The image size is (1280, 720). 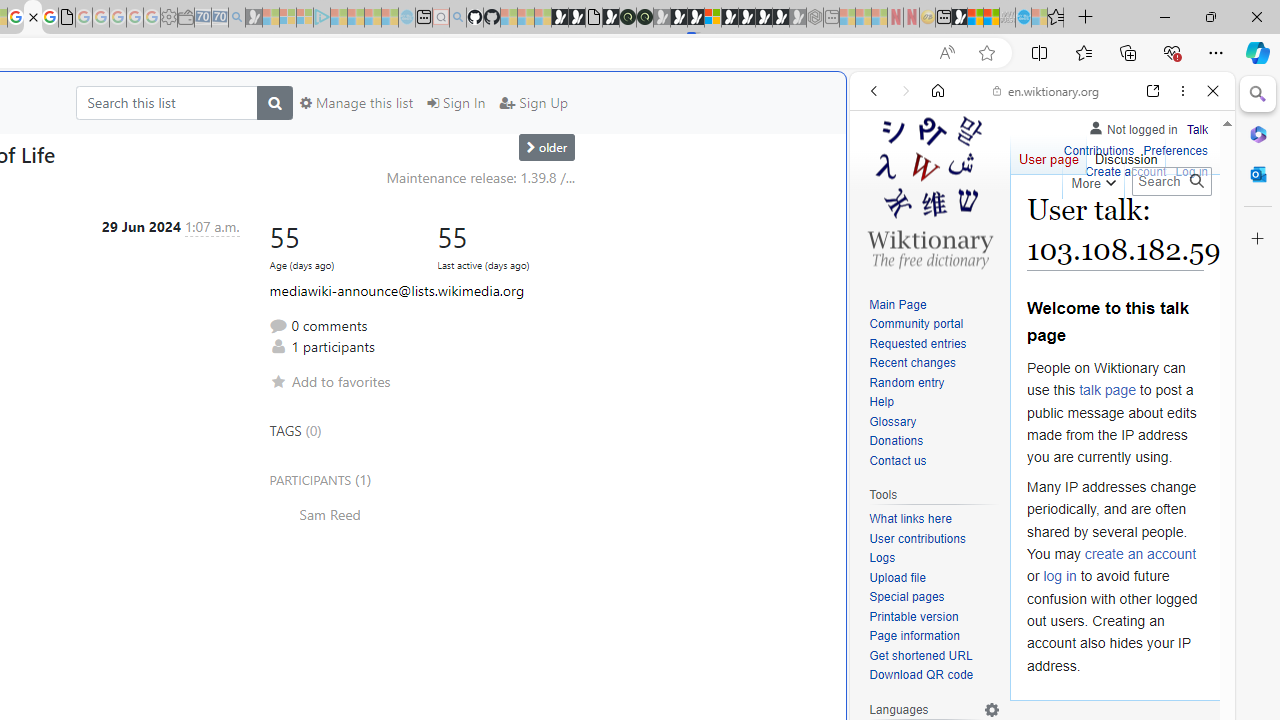 I want to click on 'Search the web', so click(x=1051, y=137).